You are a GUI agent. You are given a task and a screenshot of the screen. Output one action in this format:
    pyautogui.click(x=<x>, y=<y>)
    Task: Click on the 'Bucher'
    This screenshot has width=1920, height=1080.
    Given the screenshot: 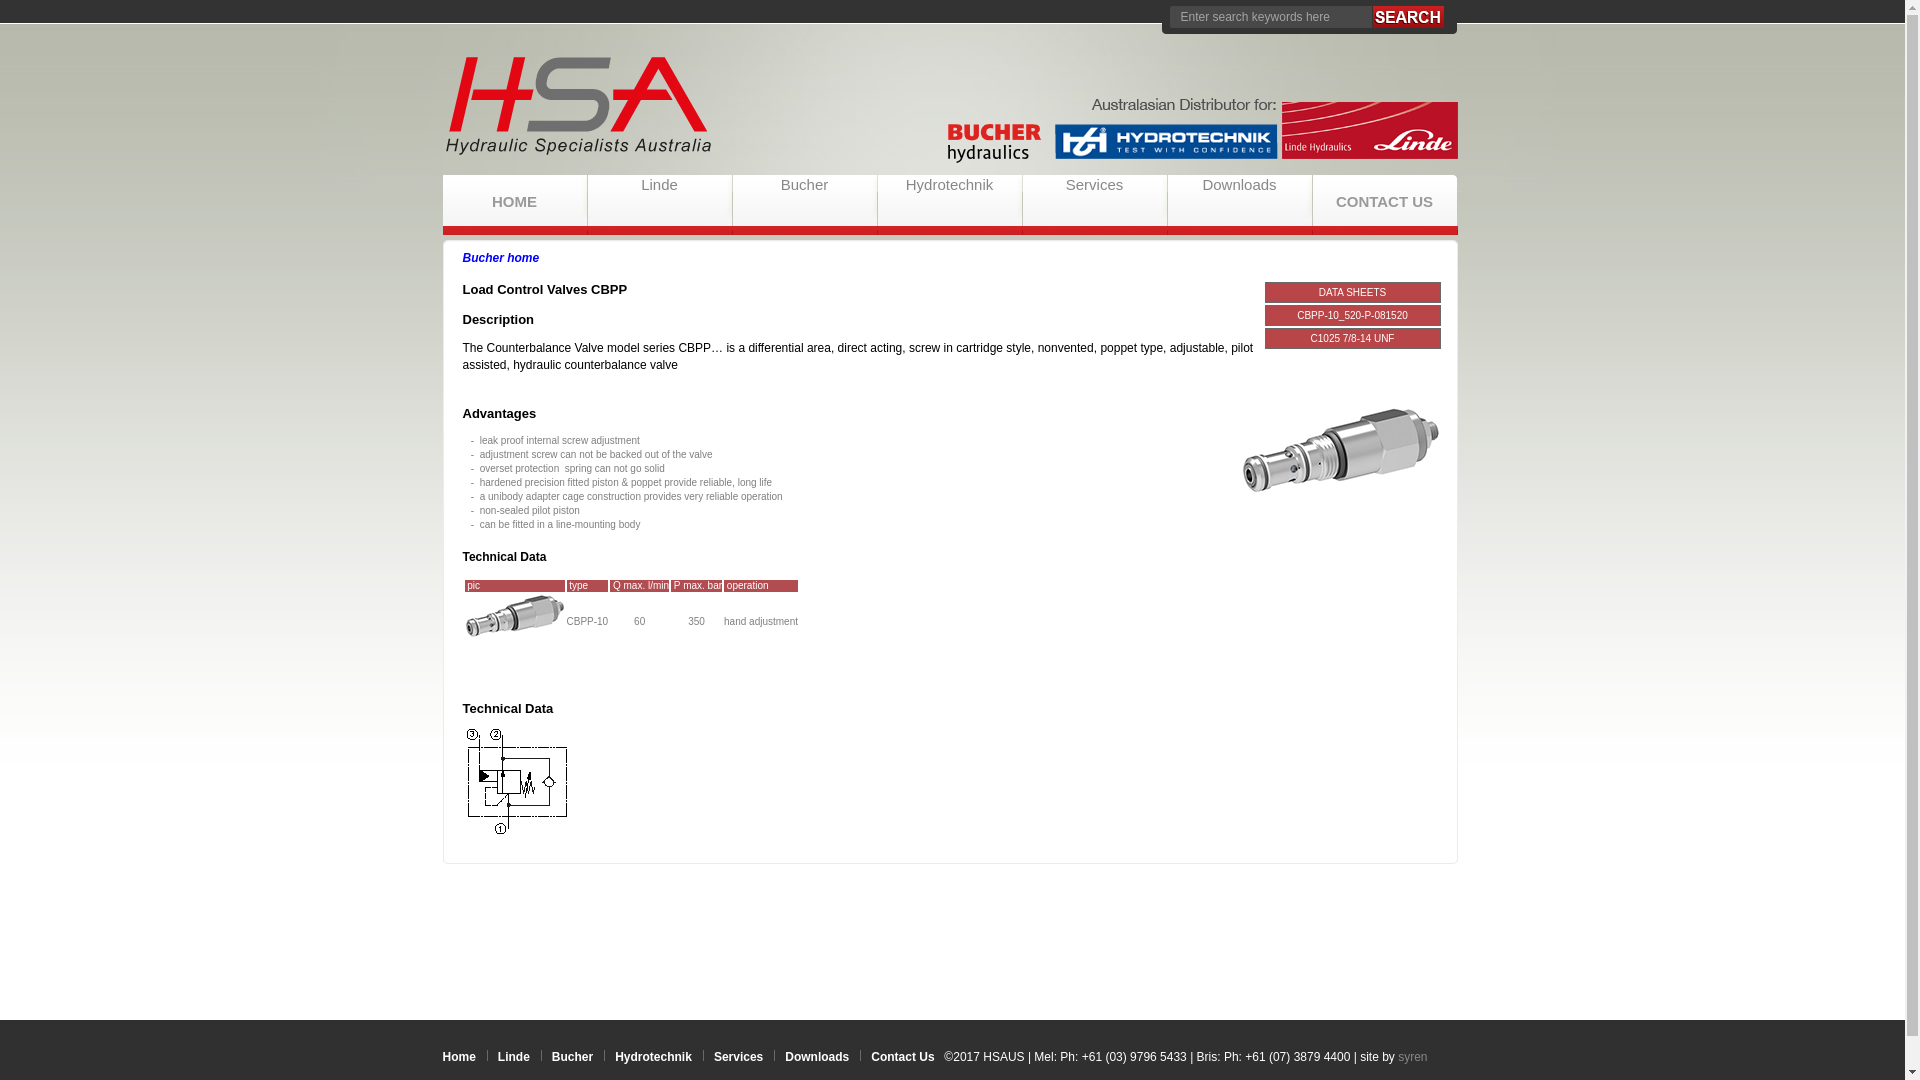 What is the action you would take?
    pyautogui.click(x=552, y=1055)
    